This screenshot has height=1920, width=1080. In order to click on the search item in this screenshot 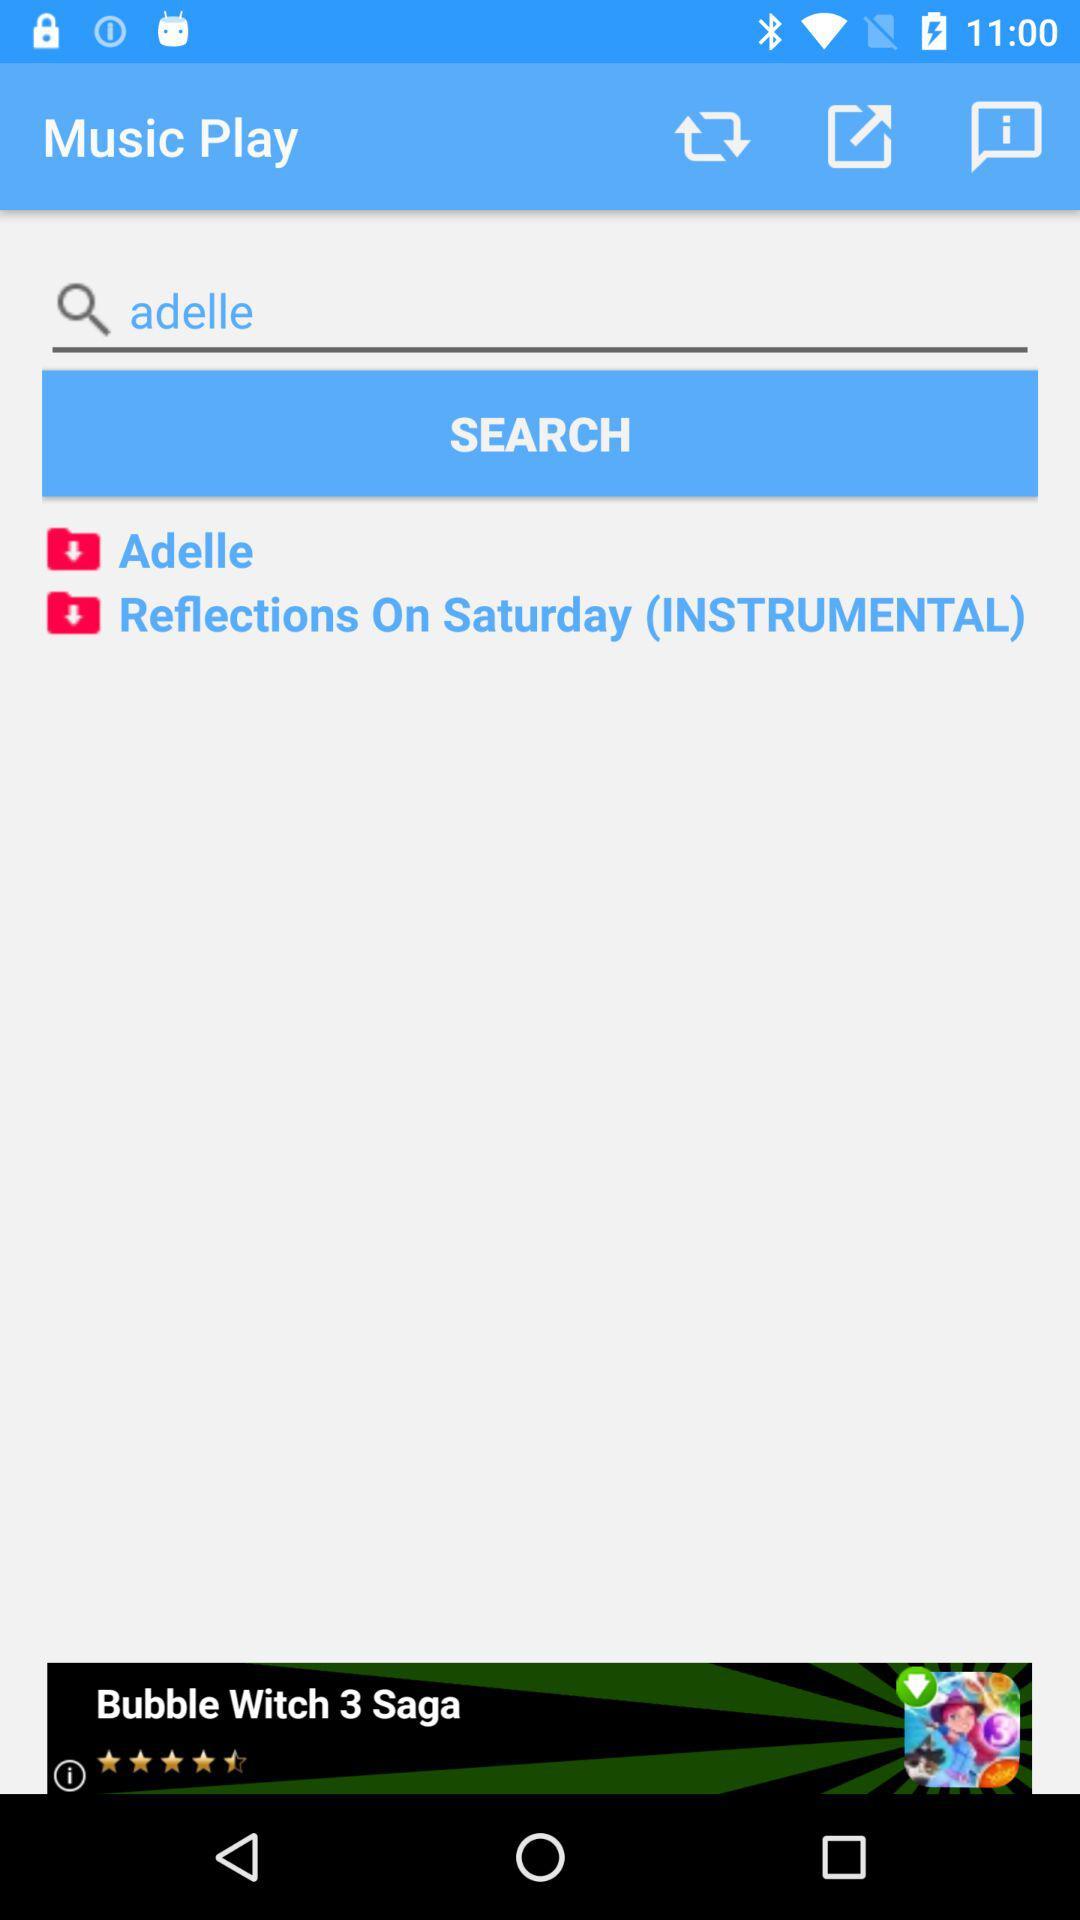, I will do `click(540, 432)`.